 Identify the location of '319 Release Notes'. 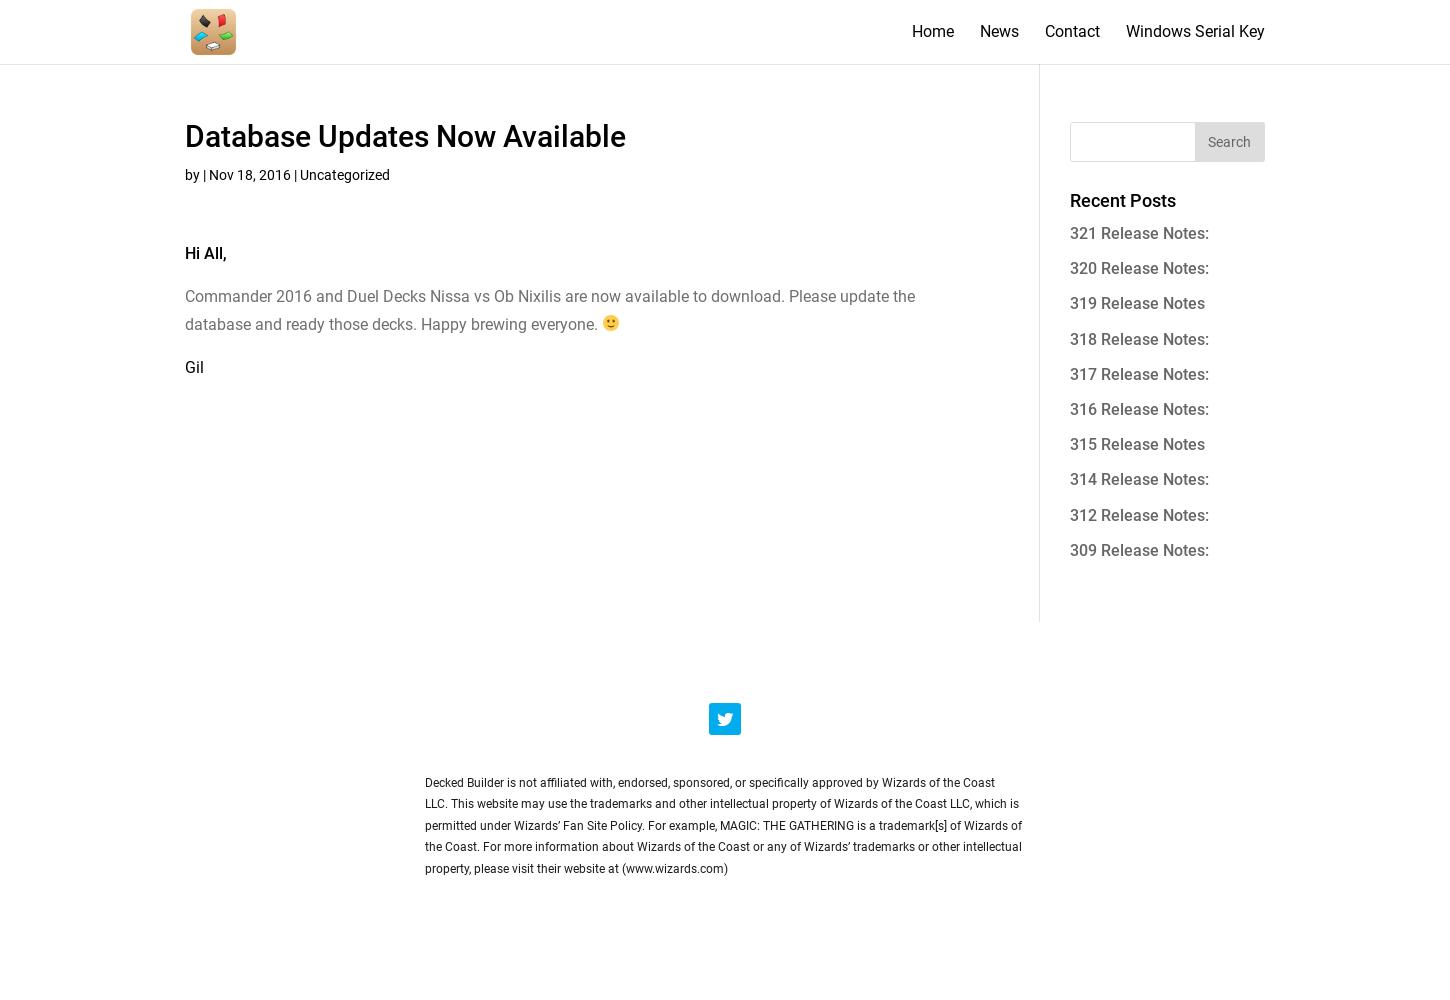
(1135, 303).